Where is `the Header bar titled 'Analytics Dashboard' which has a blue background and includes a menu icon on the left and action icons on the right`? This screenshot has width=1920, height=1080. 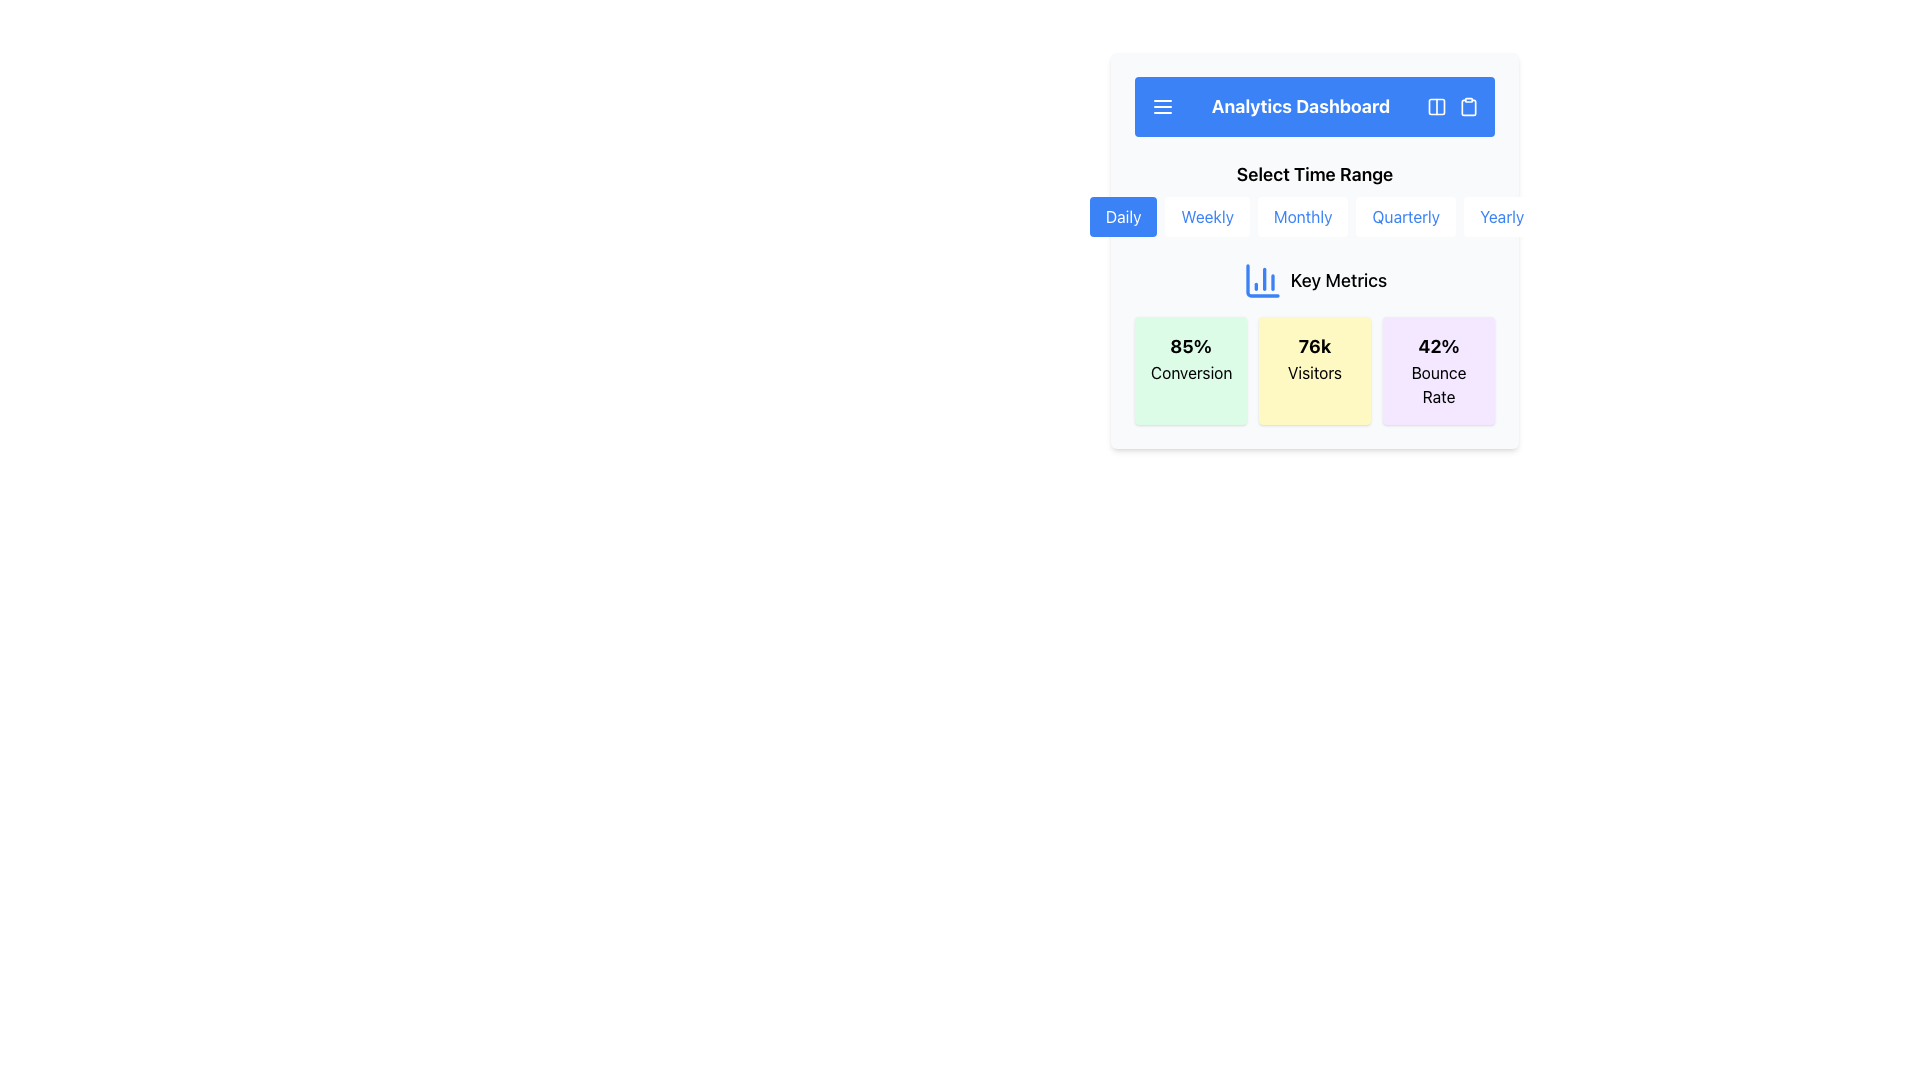 the Header bar titled 'Analytics Dashboard' which has a blue background and includes a menu icon on the left and action icons on the right is located at coordinates (1315, 107).